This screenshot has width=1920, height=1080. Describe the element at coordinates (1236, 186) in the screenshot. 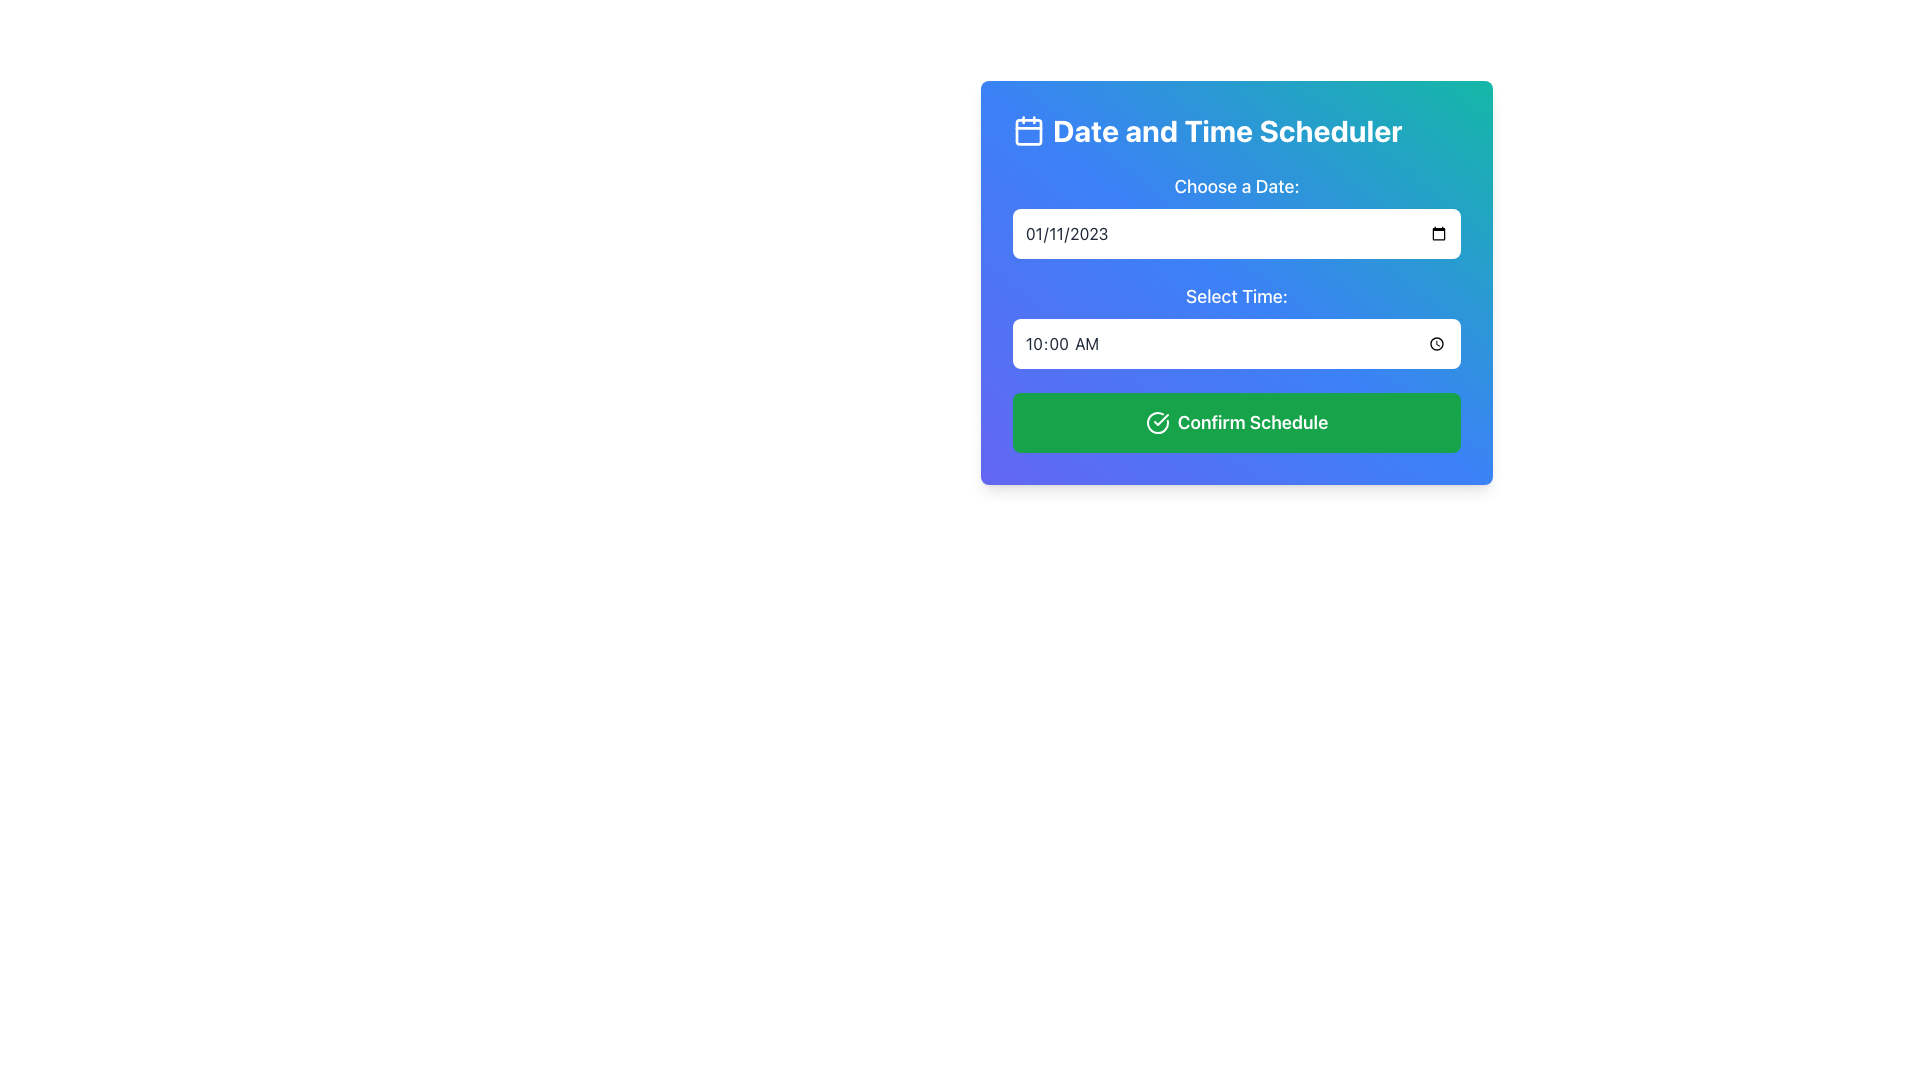

I see `the Text Label that describes the date input field in the 'Date and Time Scheduler' section, which is positioned directly above the date input with placeholder text '01/11/2023'` at that location.